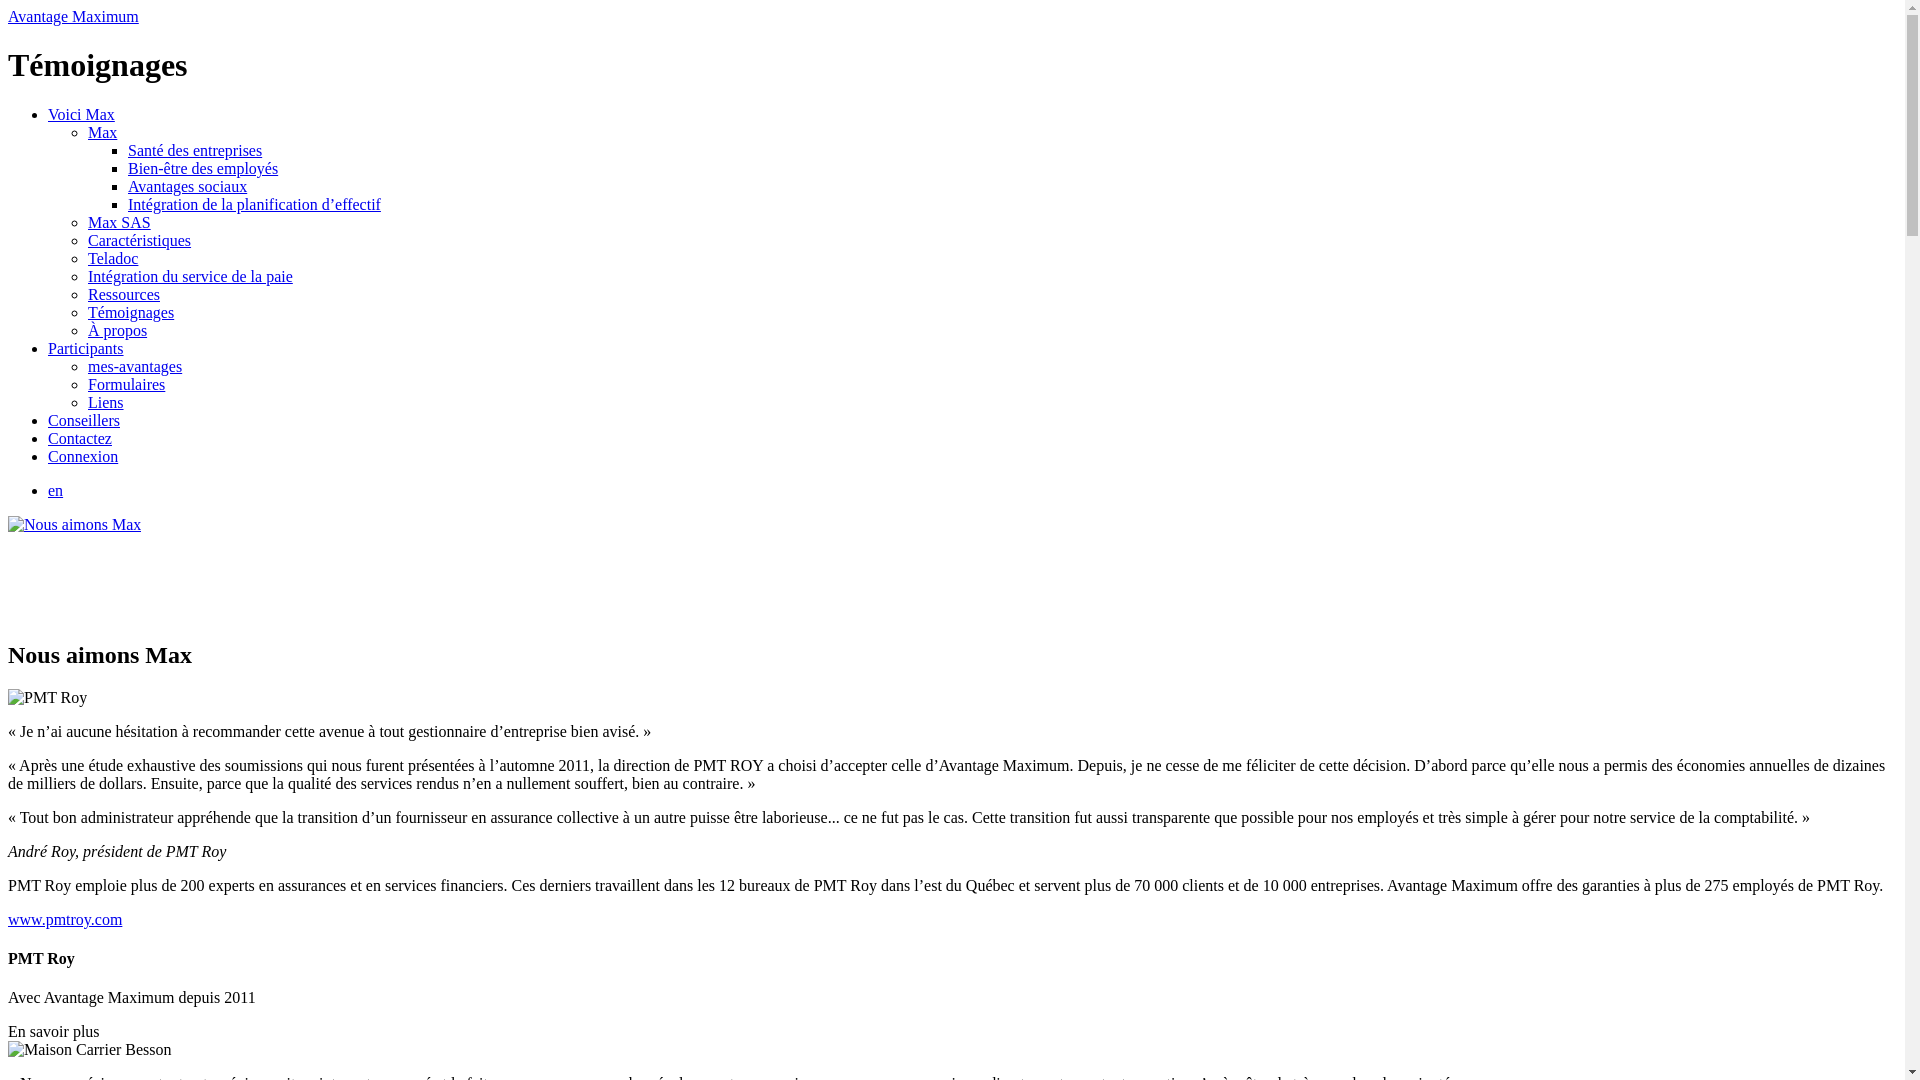 The height and width of the screenshot is (1080, 1920). What do you see at coordinates (48, 419) in the screenshot?
I see `'Conseillers'` at bounding box center [48, 419].